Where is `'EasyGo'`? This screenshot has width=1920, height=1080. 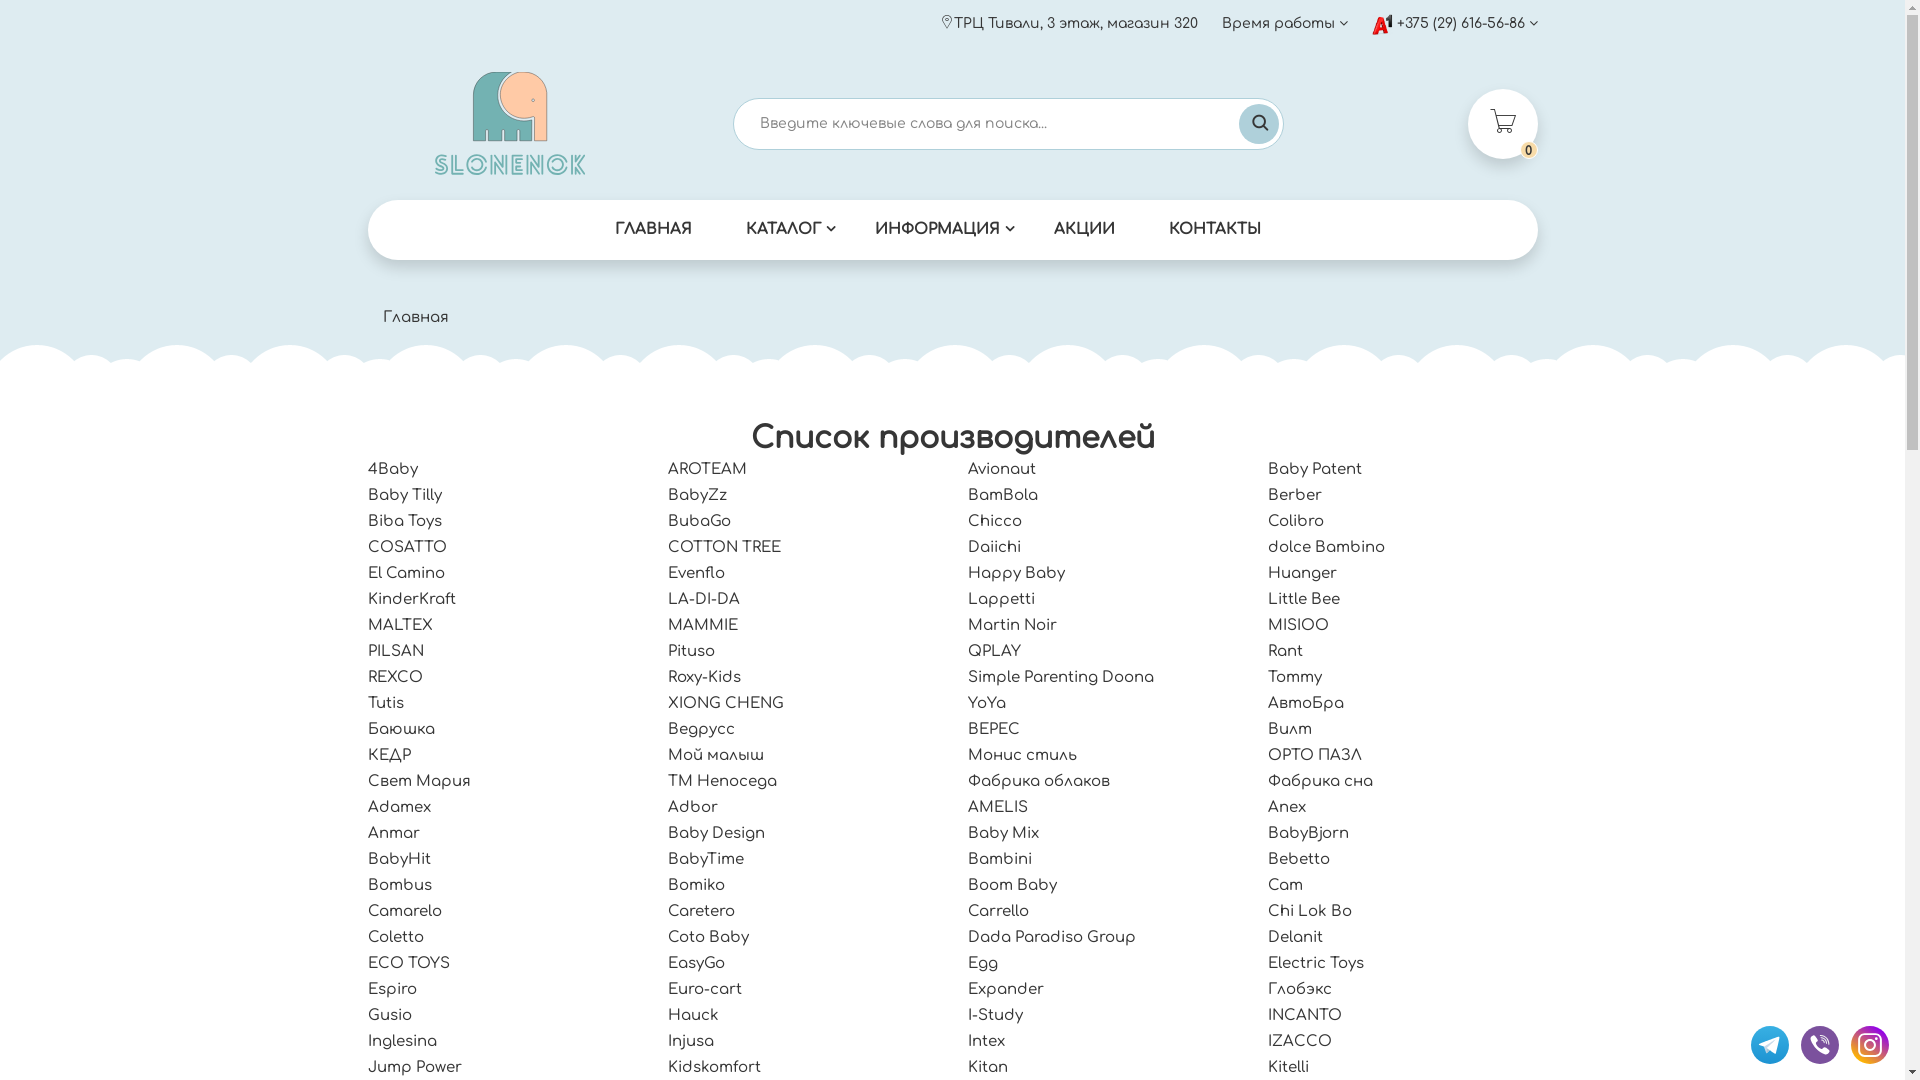
'EasyGo' is located at coordinates (696, 962).